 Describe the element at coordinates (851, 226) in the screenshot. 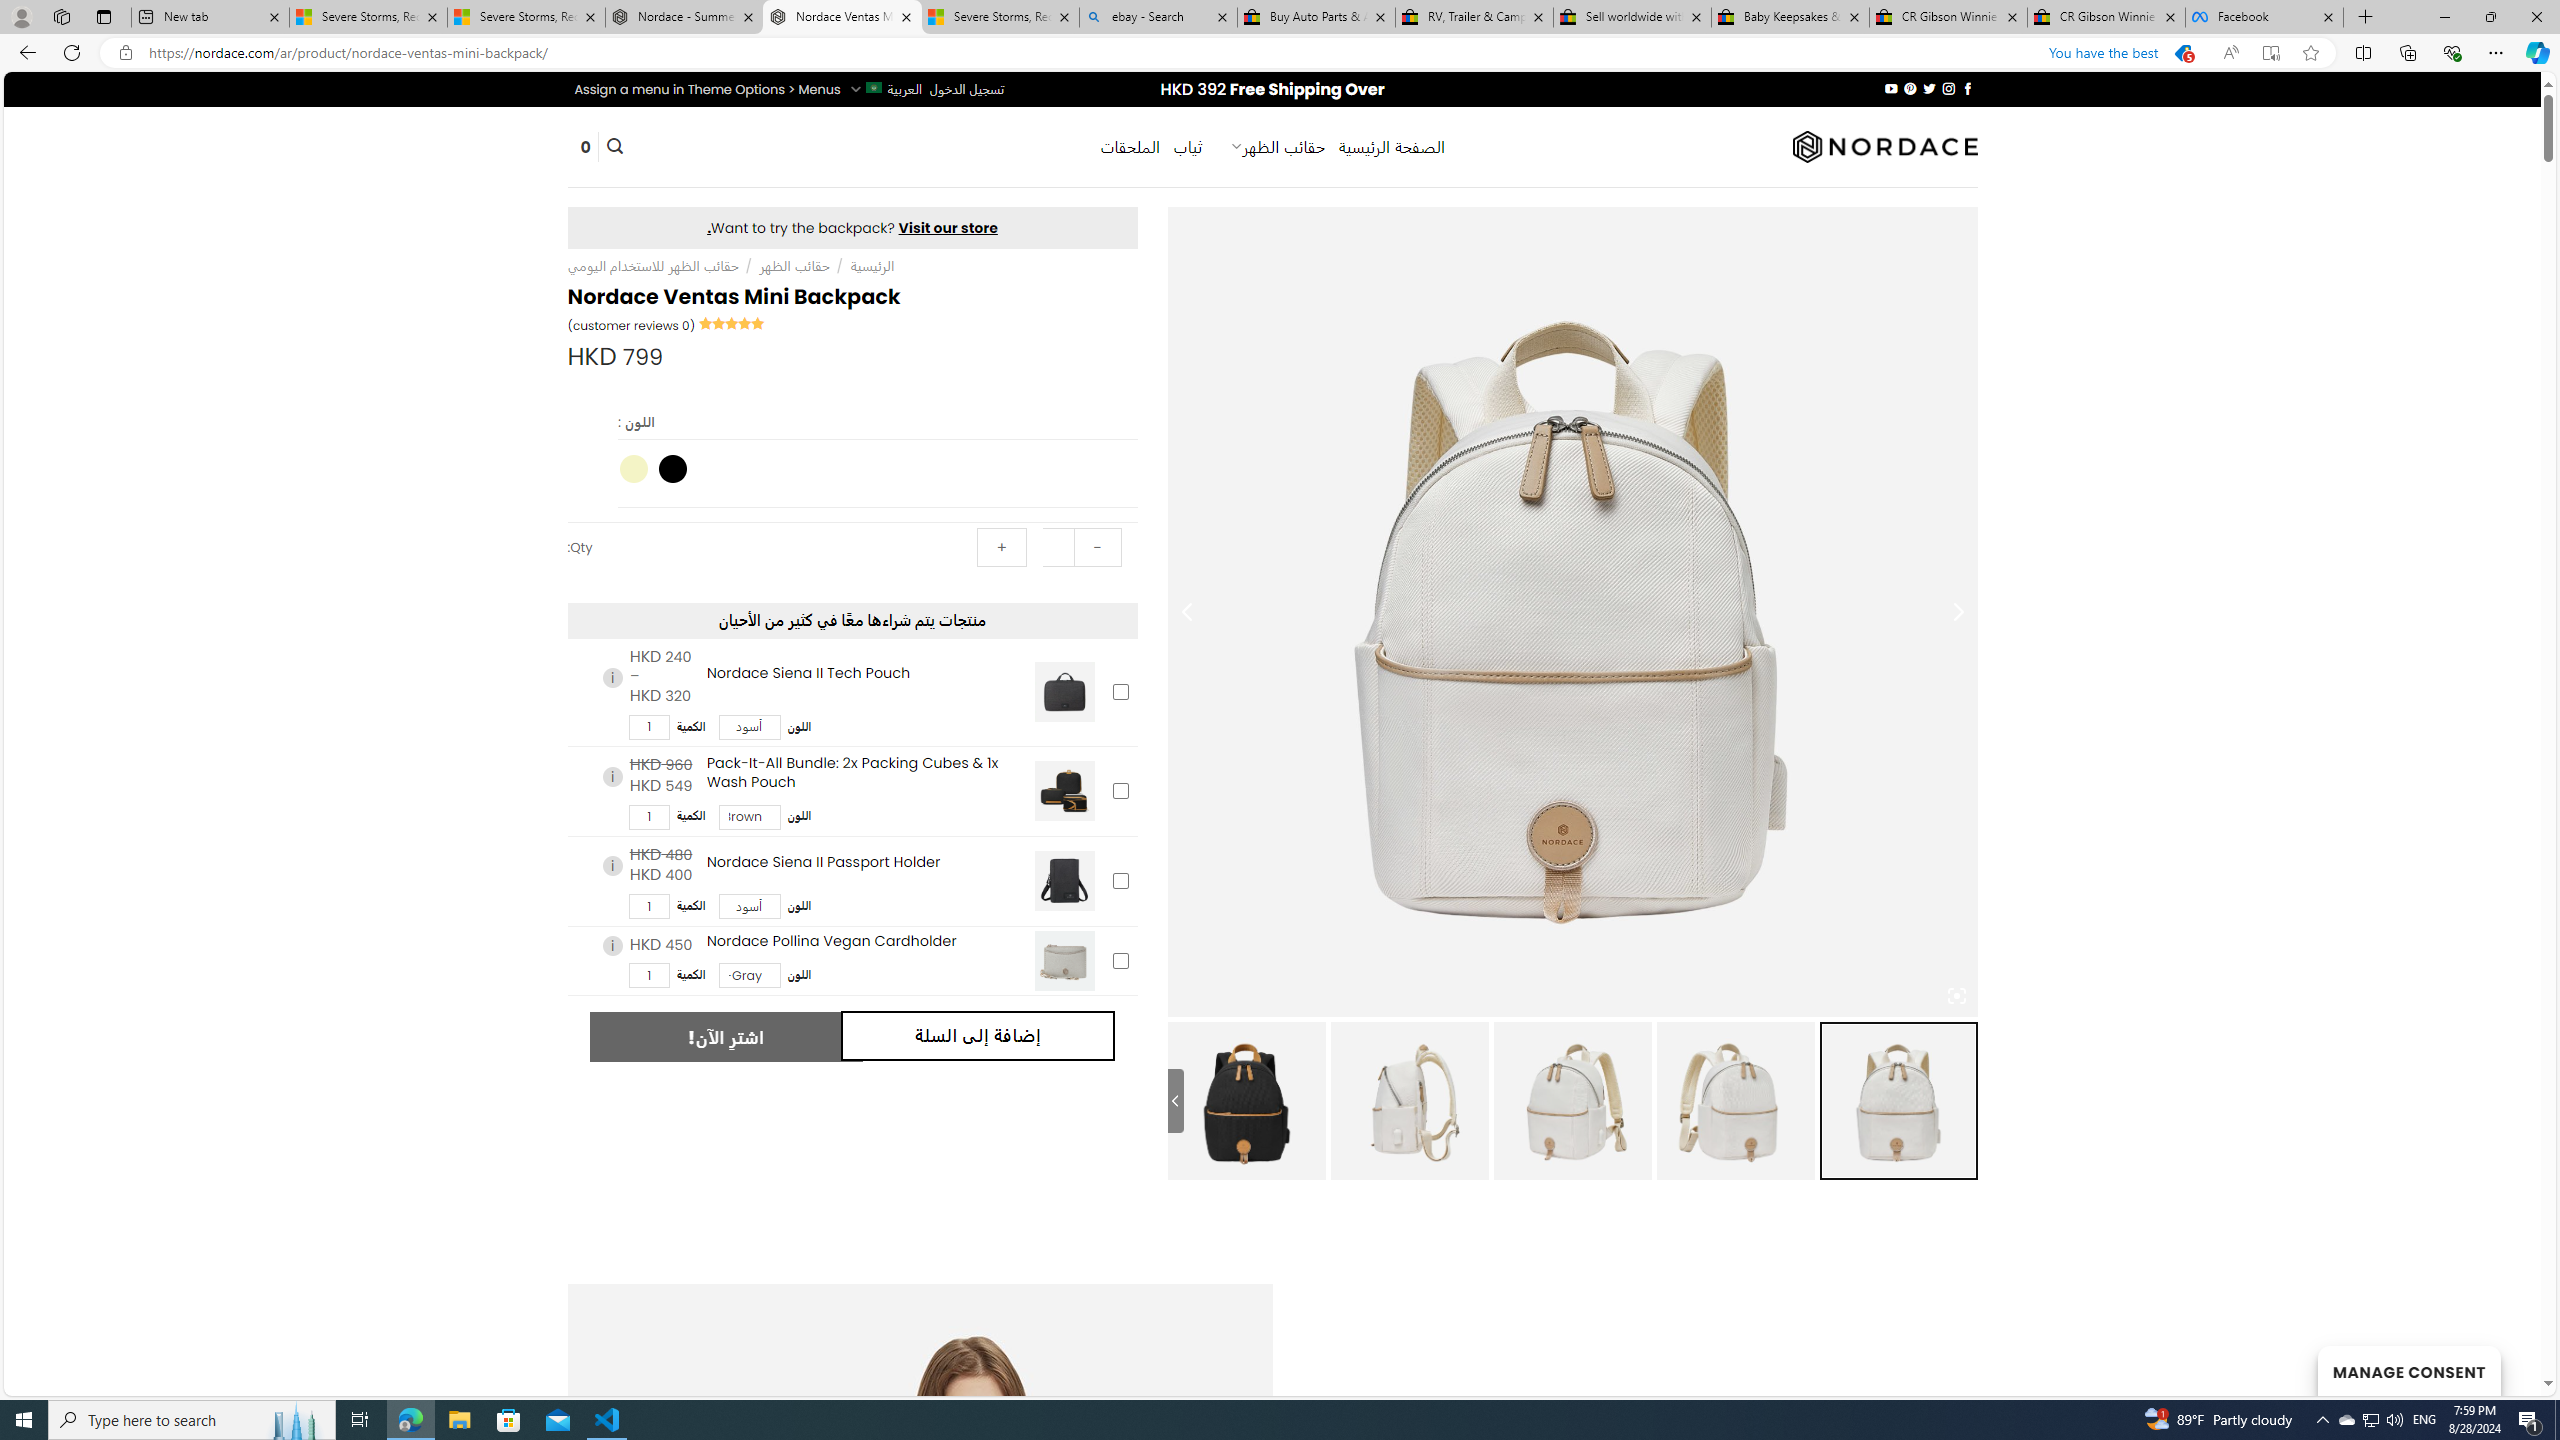

I see `'Visit our store.'` at that location.